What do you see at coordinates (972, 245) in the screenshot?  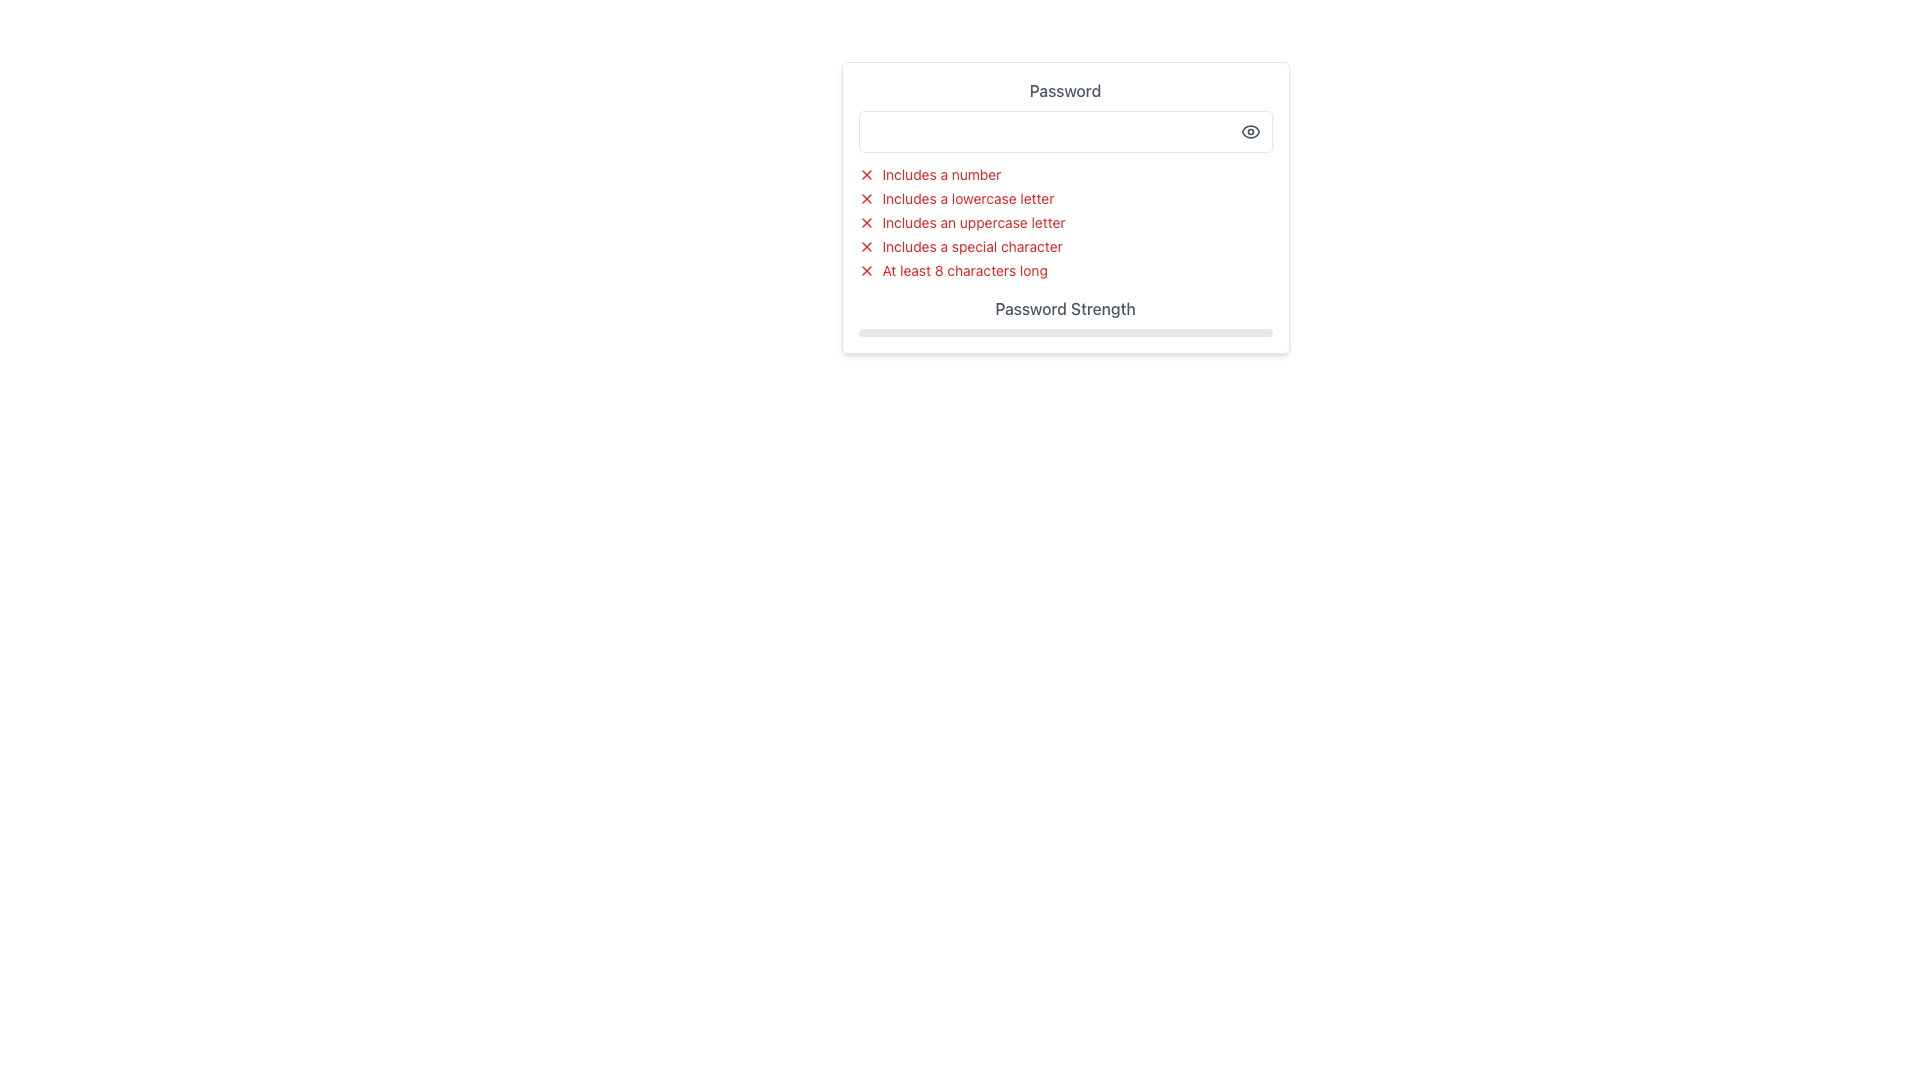 I see `the red-colored text stating 'Includes a special character', which is the fourth item in a list of password guideline instructions` at bounding box center [972, 245].